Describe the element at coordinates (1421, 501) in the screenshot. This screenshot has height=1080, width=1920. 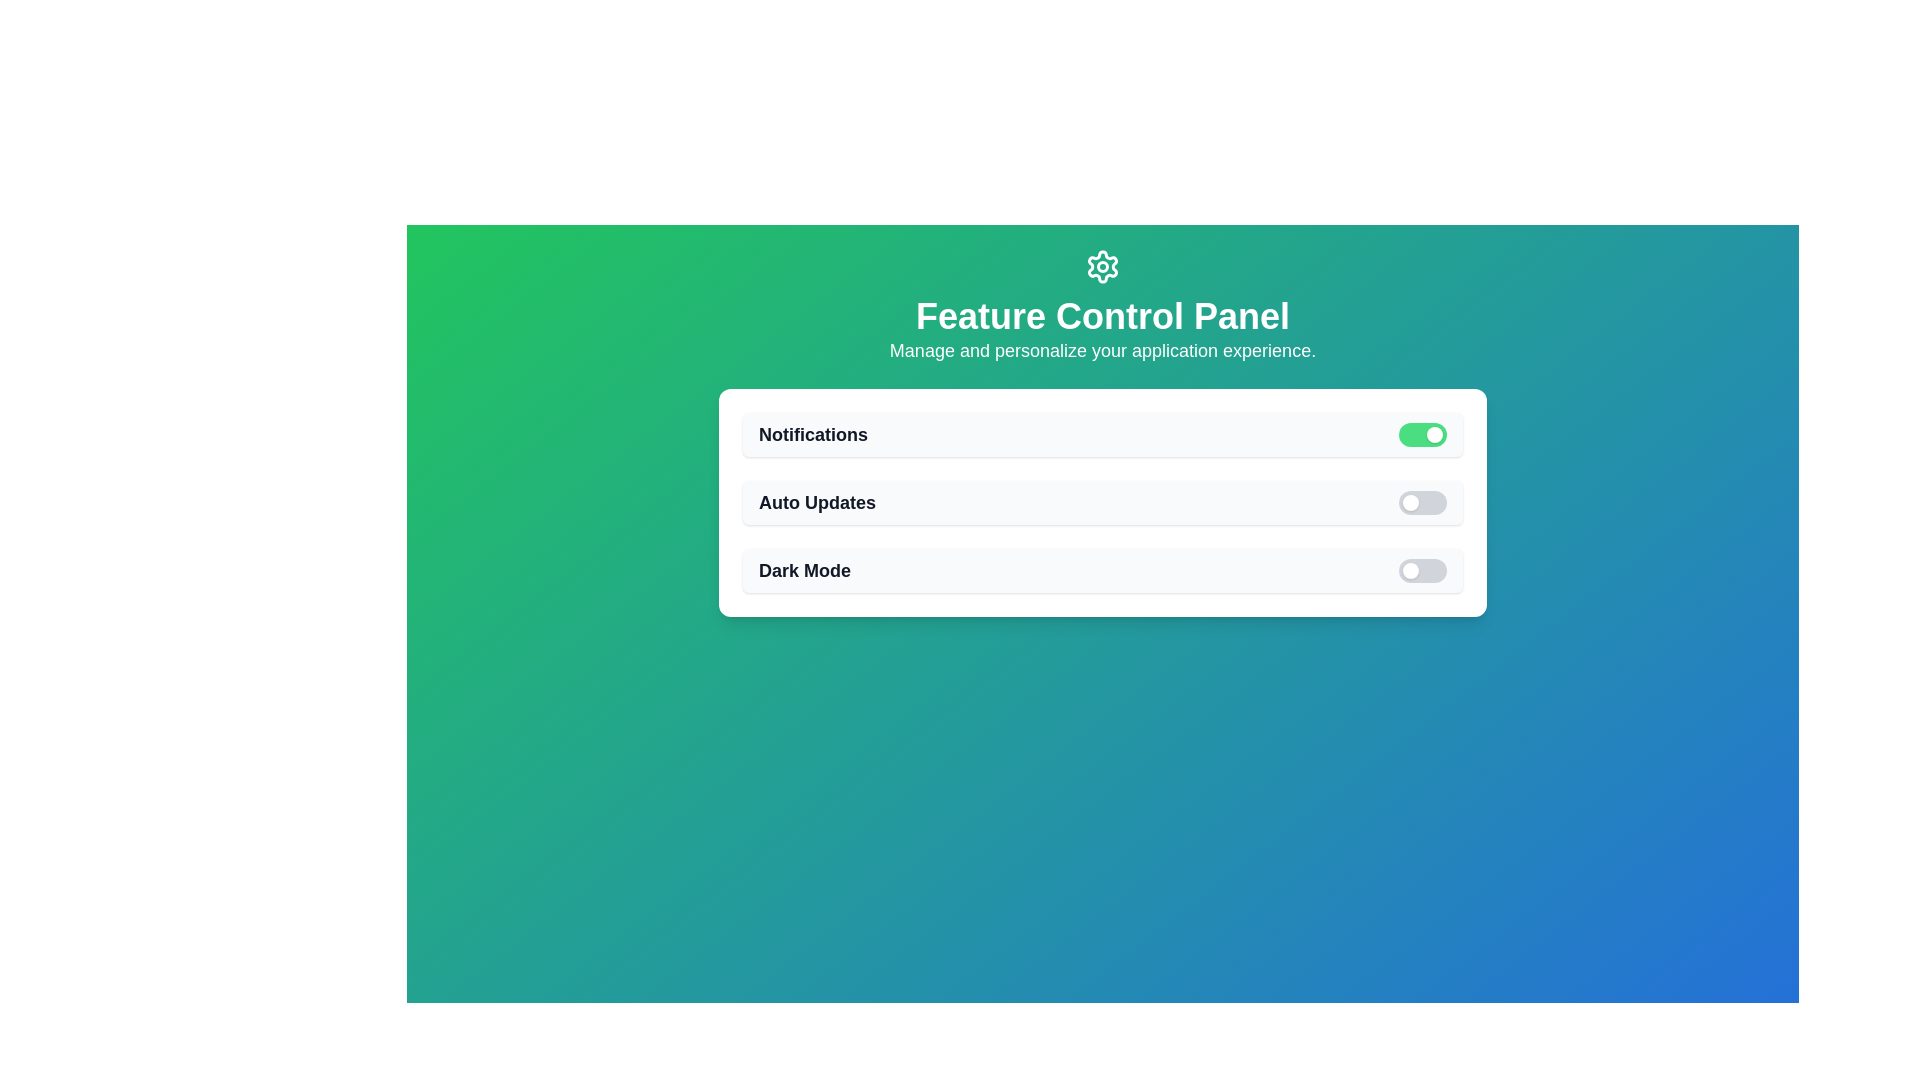
I see `the toggle switch located in the 'Auto Updates' row` at that location.